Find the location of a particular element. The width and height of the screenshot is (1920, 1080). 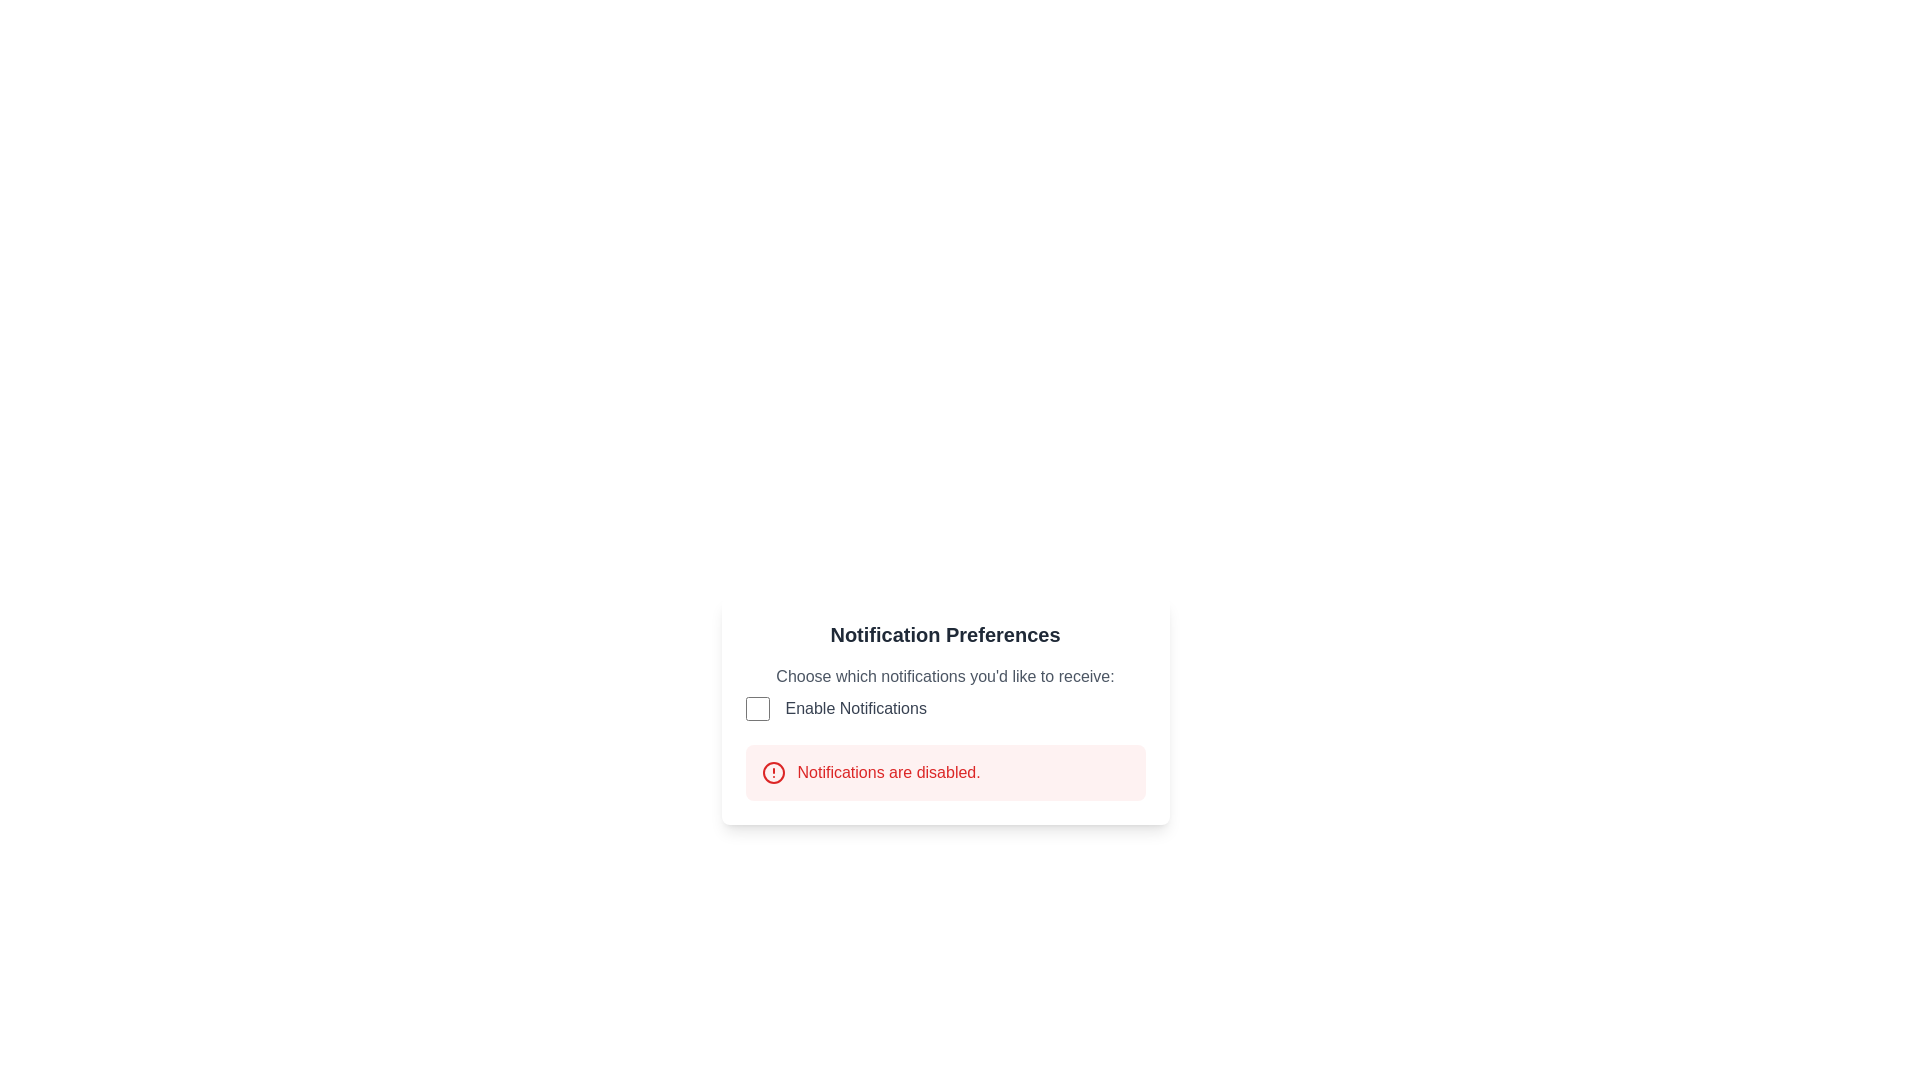

the checkbox labeled 'Enable Notifications' in the 'Notification Preferences' card to check or uncheck it is located at coordinates (756, 708).